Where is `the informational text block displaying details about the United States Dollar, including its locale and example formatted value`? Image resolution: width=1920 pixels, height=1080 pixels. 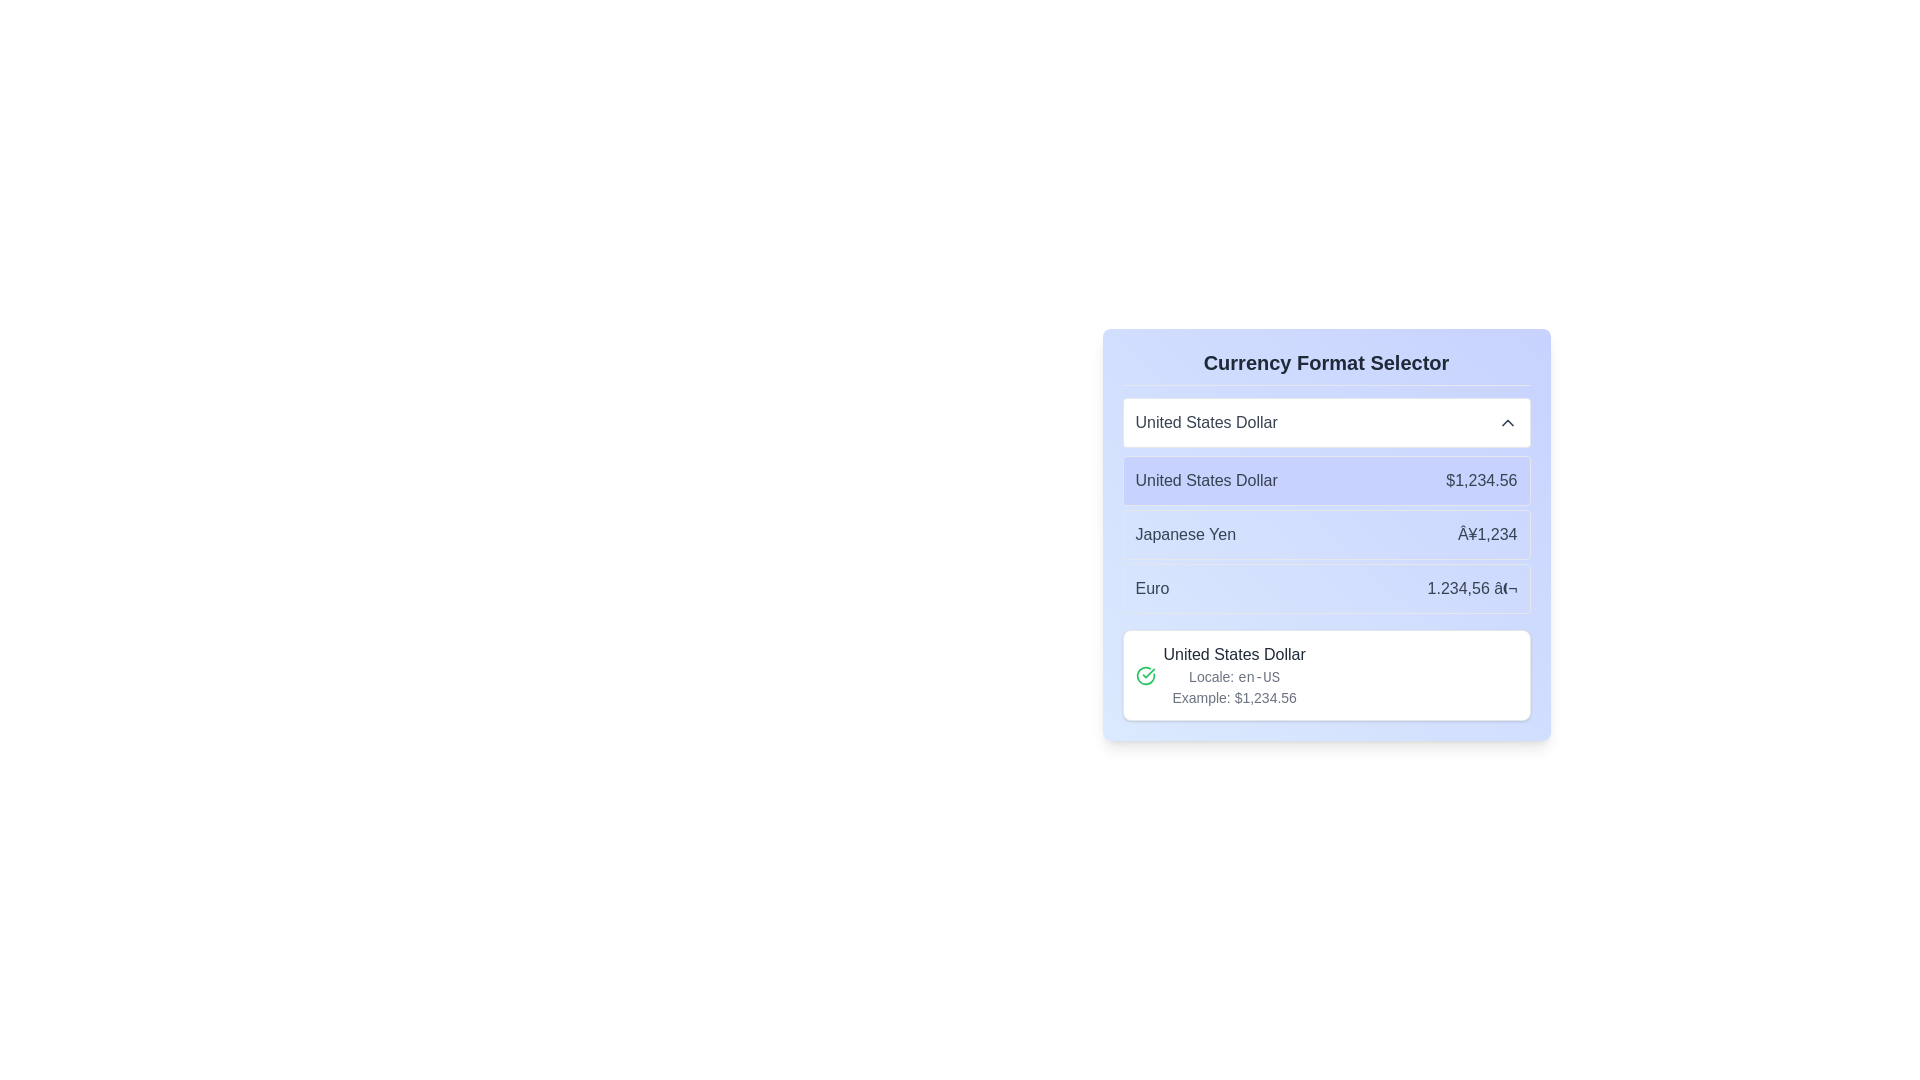
the informational text block displaying details about the United States Dollar, including its locale and example formatted value is located at coordinates (1233, 675).